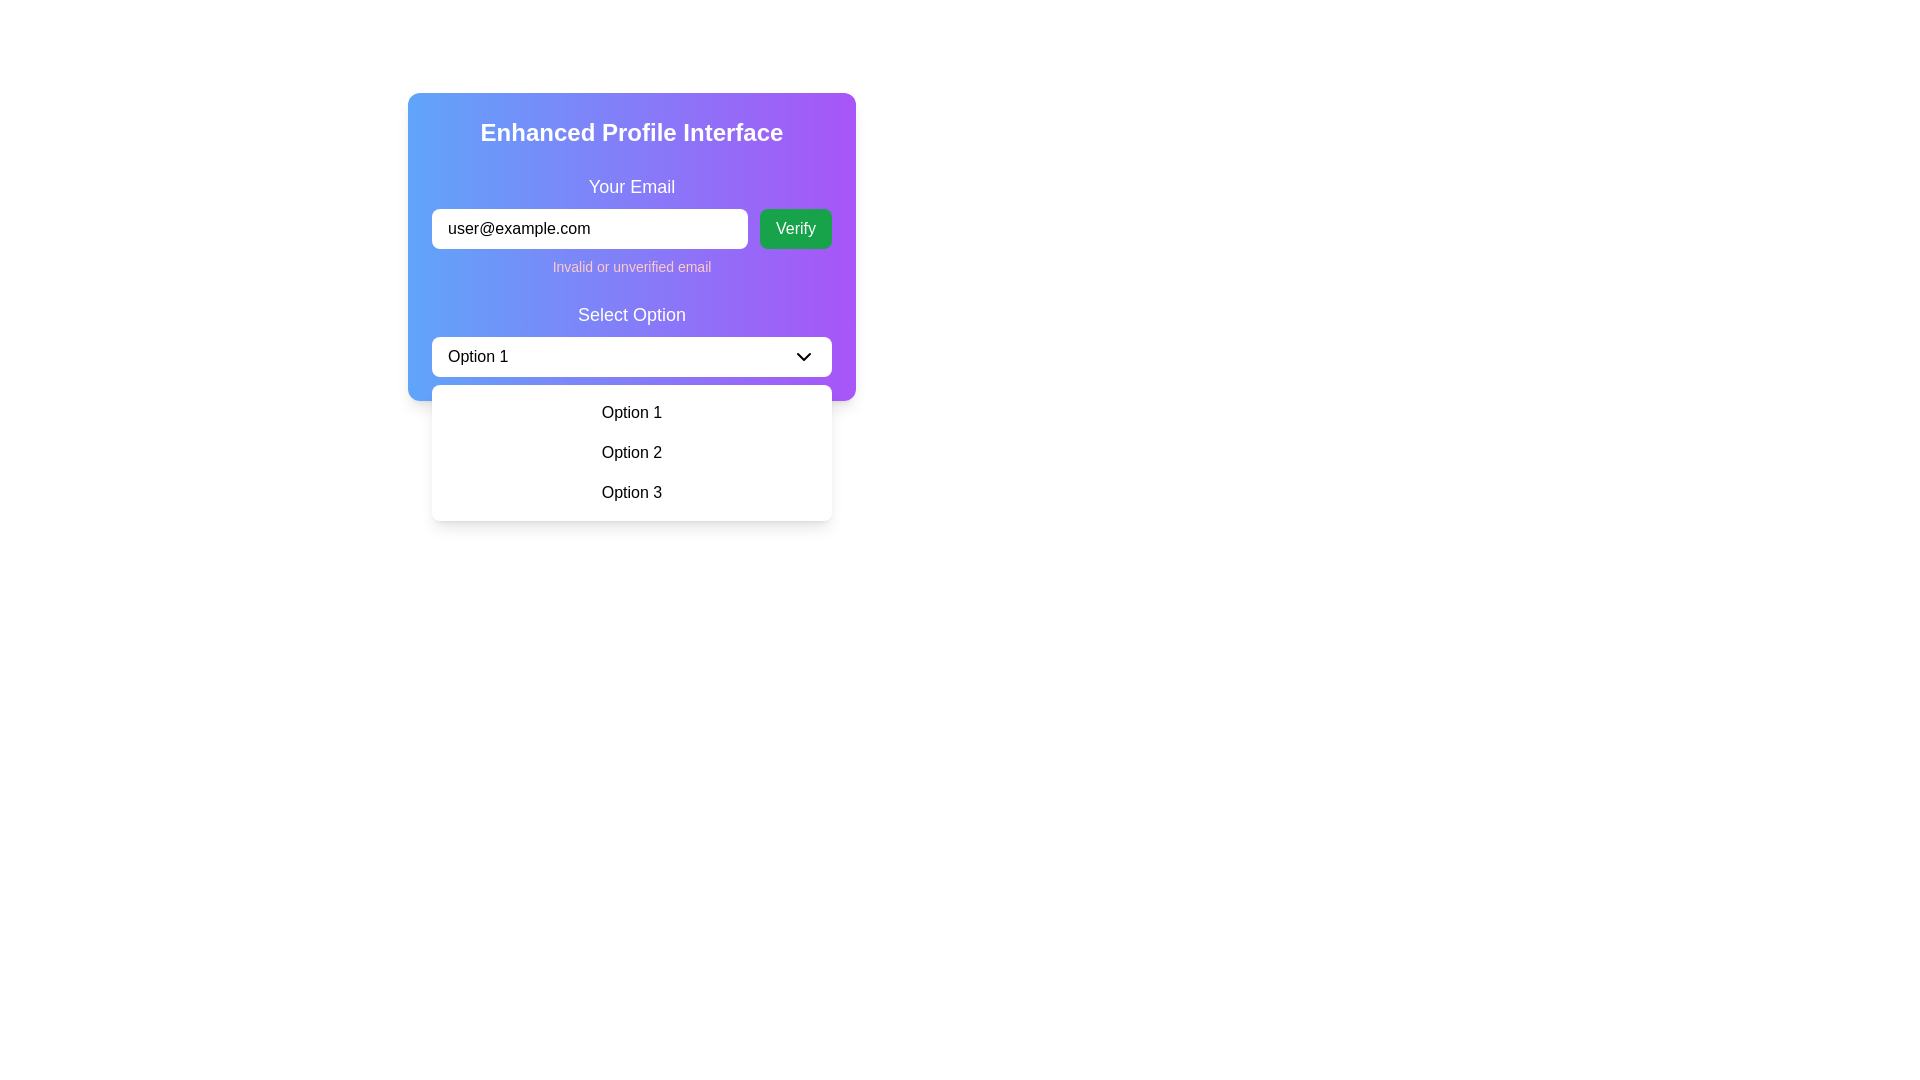 The height and width of the screenshot is (1080, 1920). I want to click on the second selectable option in the dropdown menu located below the 'Select Option' button, so click(631, 452).